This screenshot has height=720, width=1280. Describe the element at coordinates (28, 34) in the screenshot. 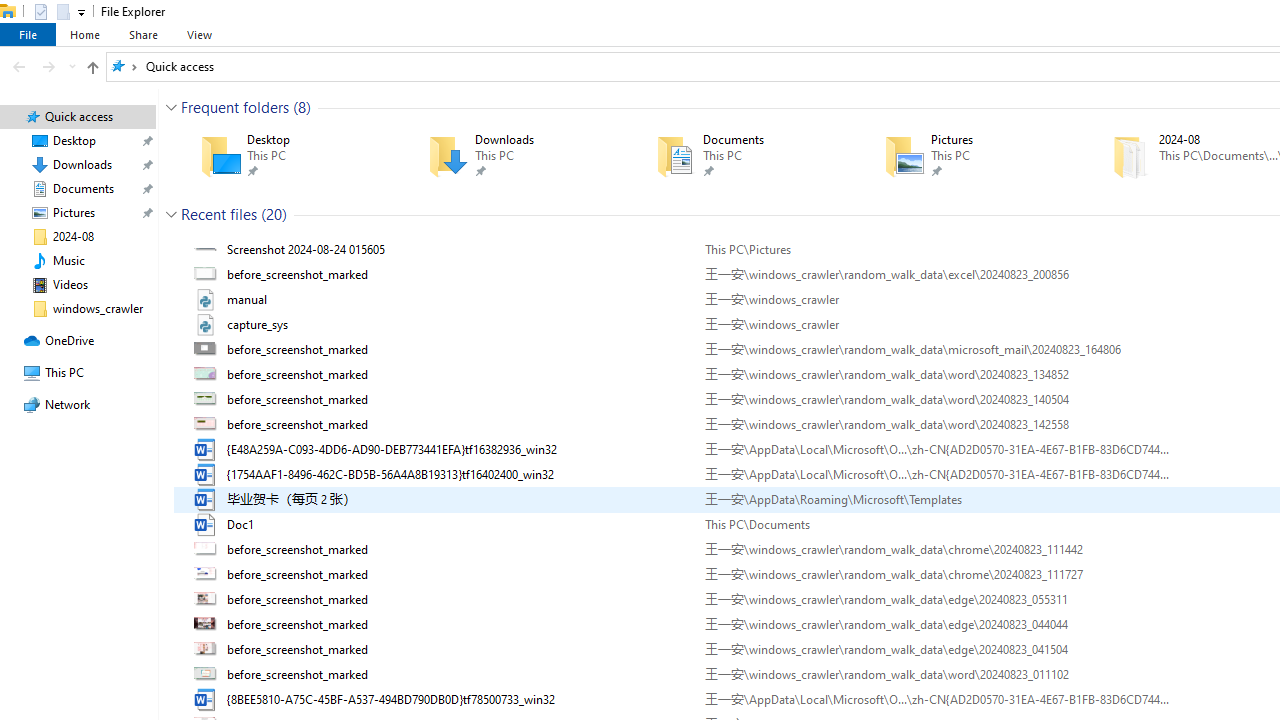

I see `'File tab'` at that location.